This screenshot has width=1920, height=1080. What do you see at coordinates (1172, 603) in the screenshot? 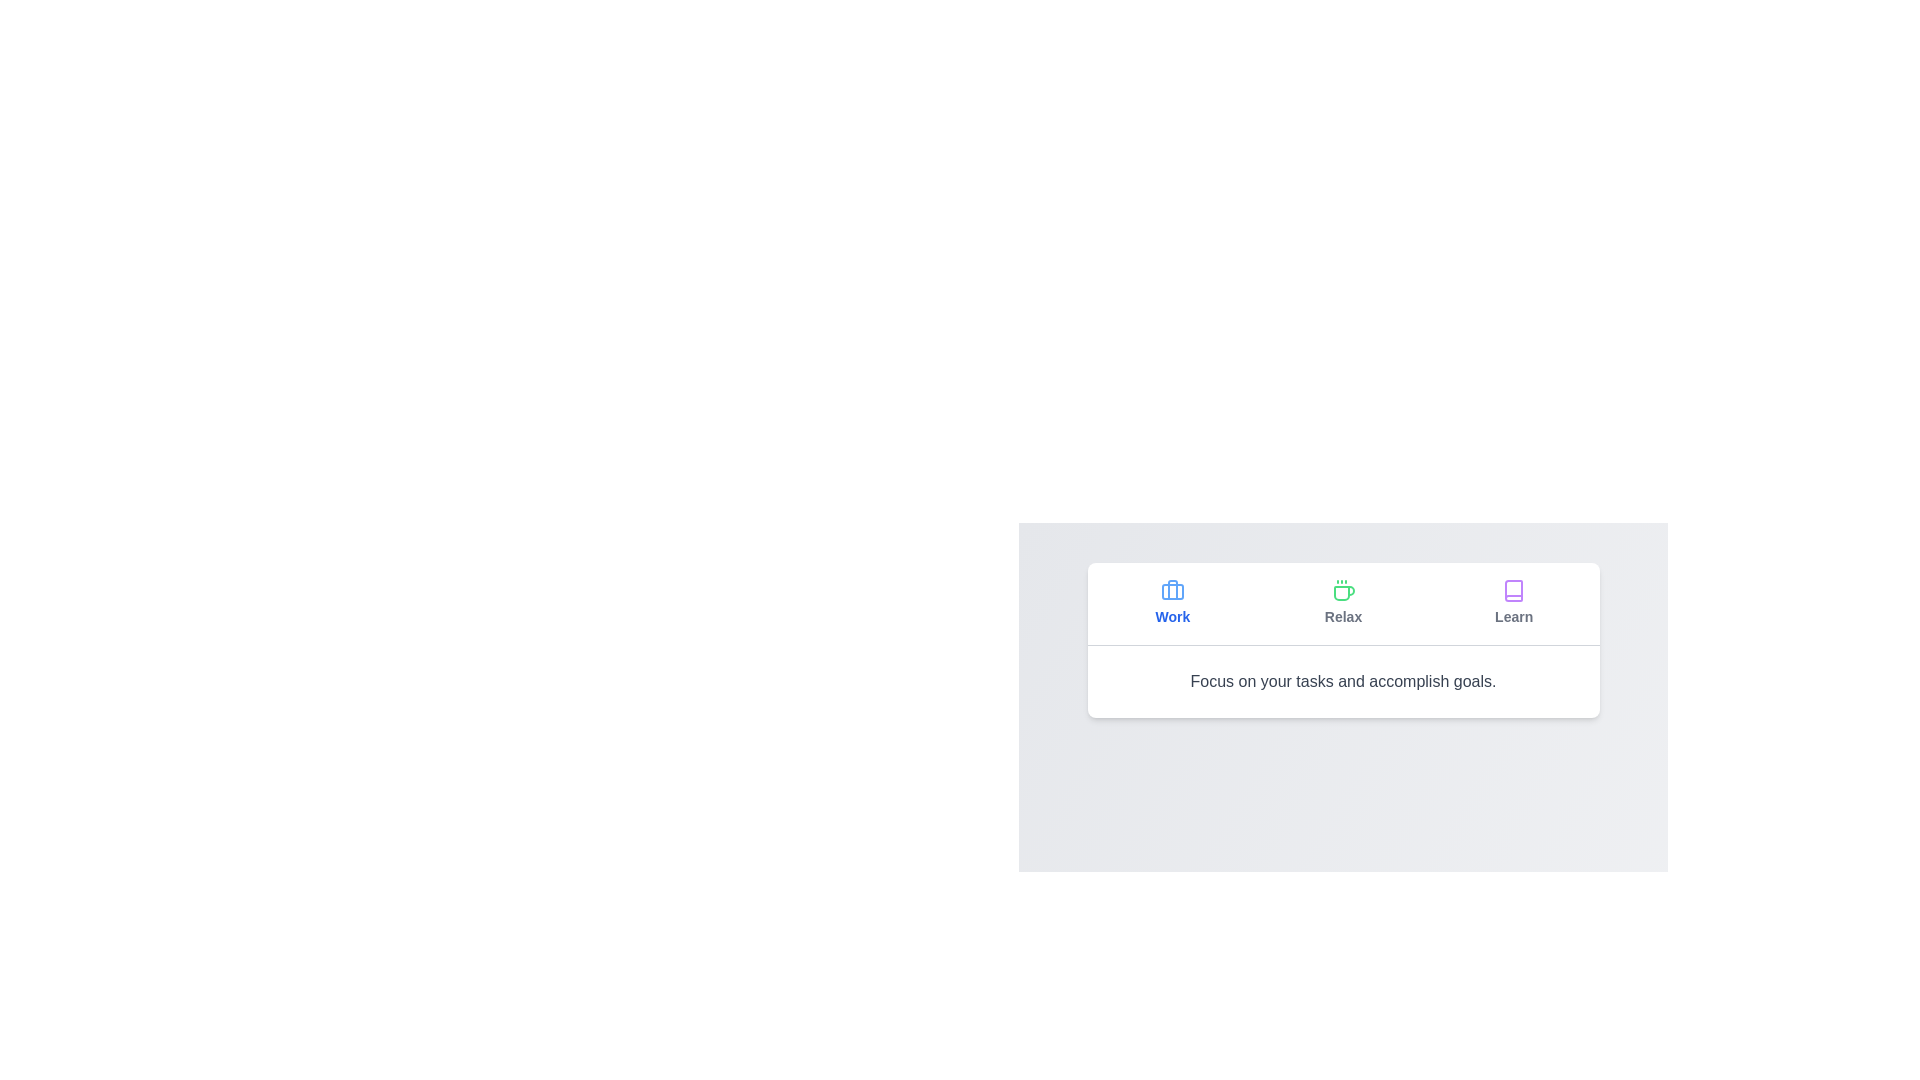
I see `the Work tab to switch to it` at bounding box center [1172, 603].